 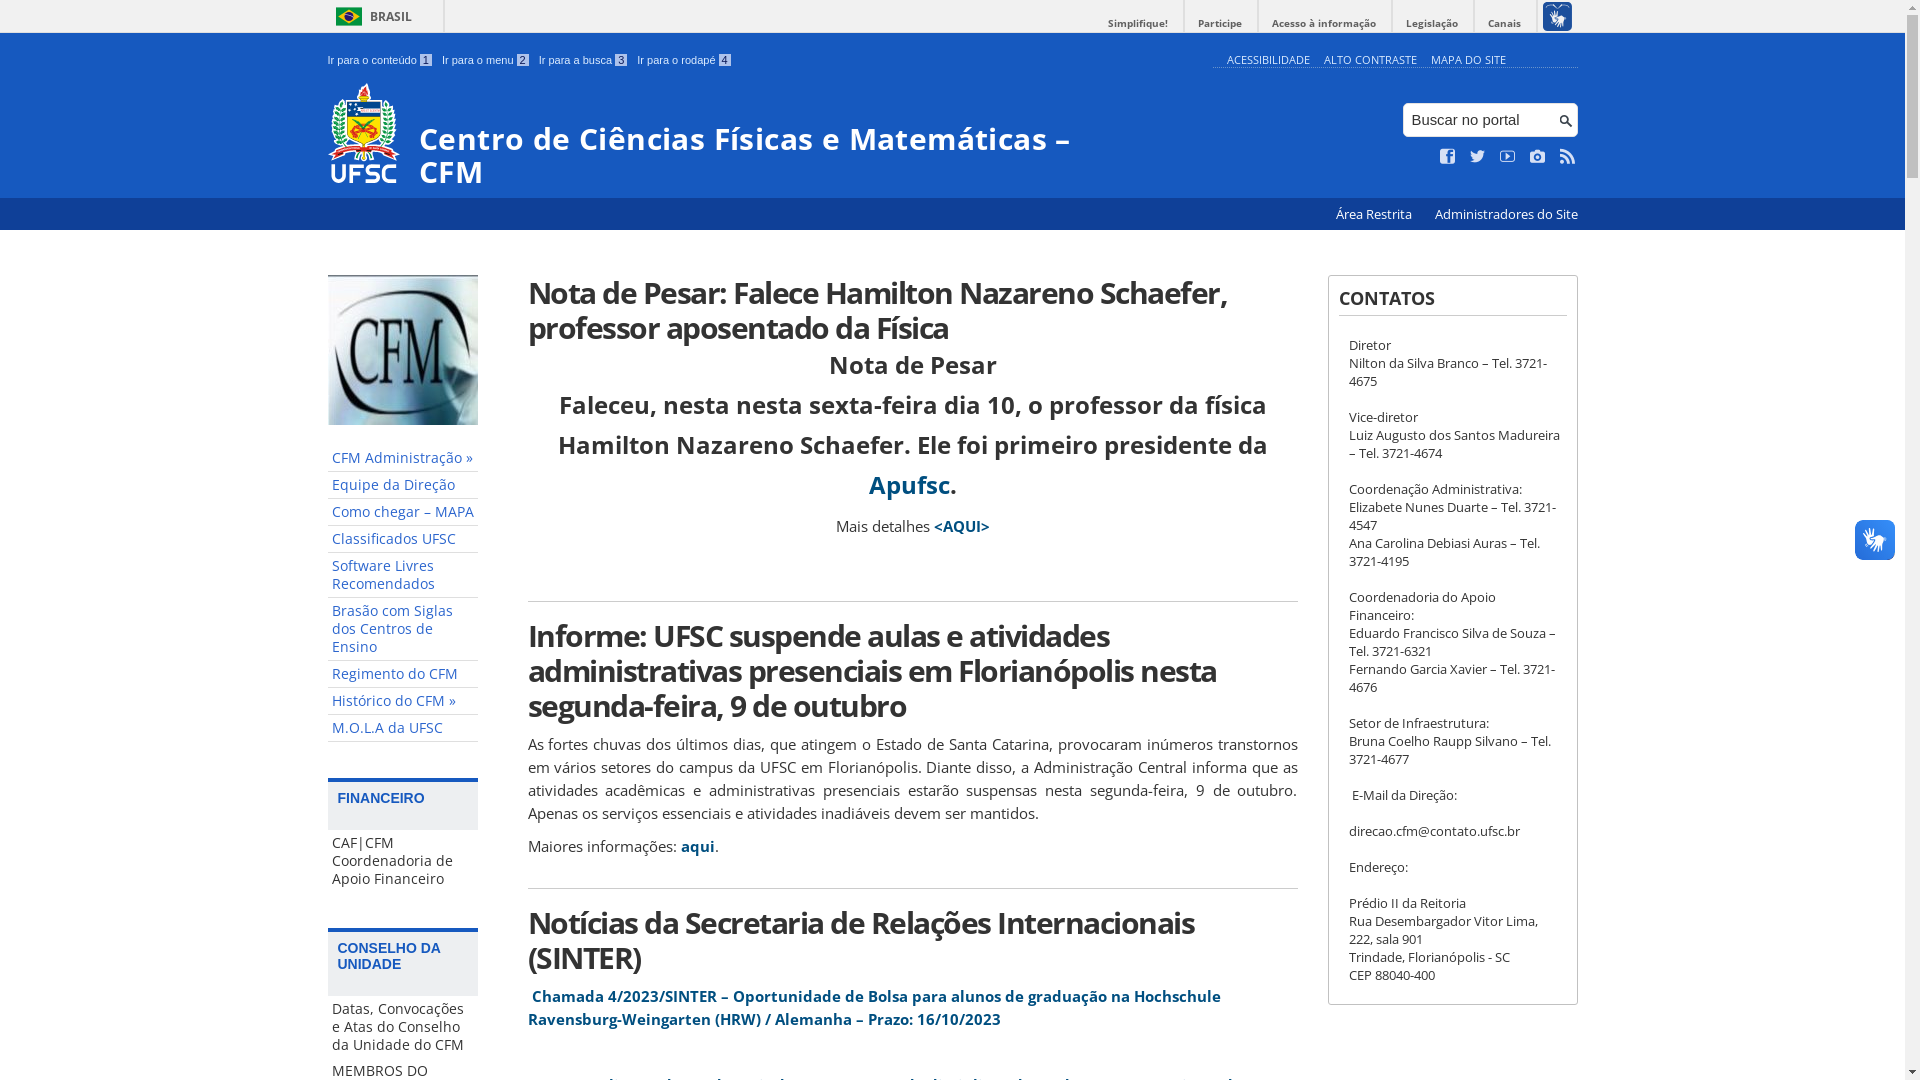 What do you see at coordinates (1218, 23) in the screenshot?
I see `'Participe'` at bounding box center [1218, 23].